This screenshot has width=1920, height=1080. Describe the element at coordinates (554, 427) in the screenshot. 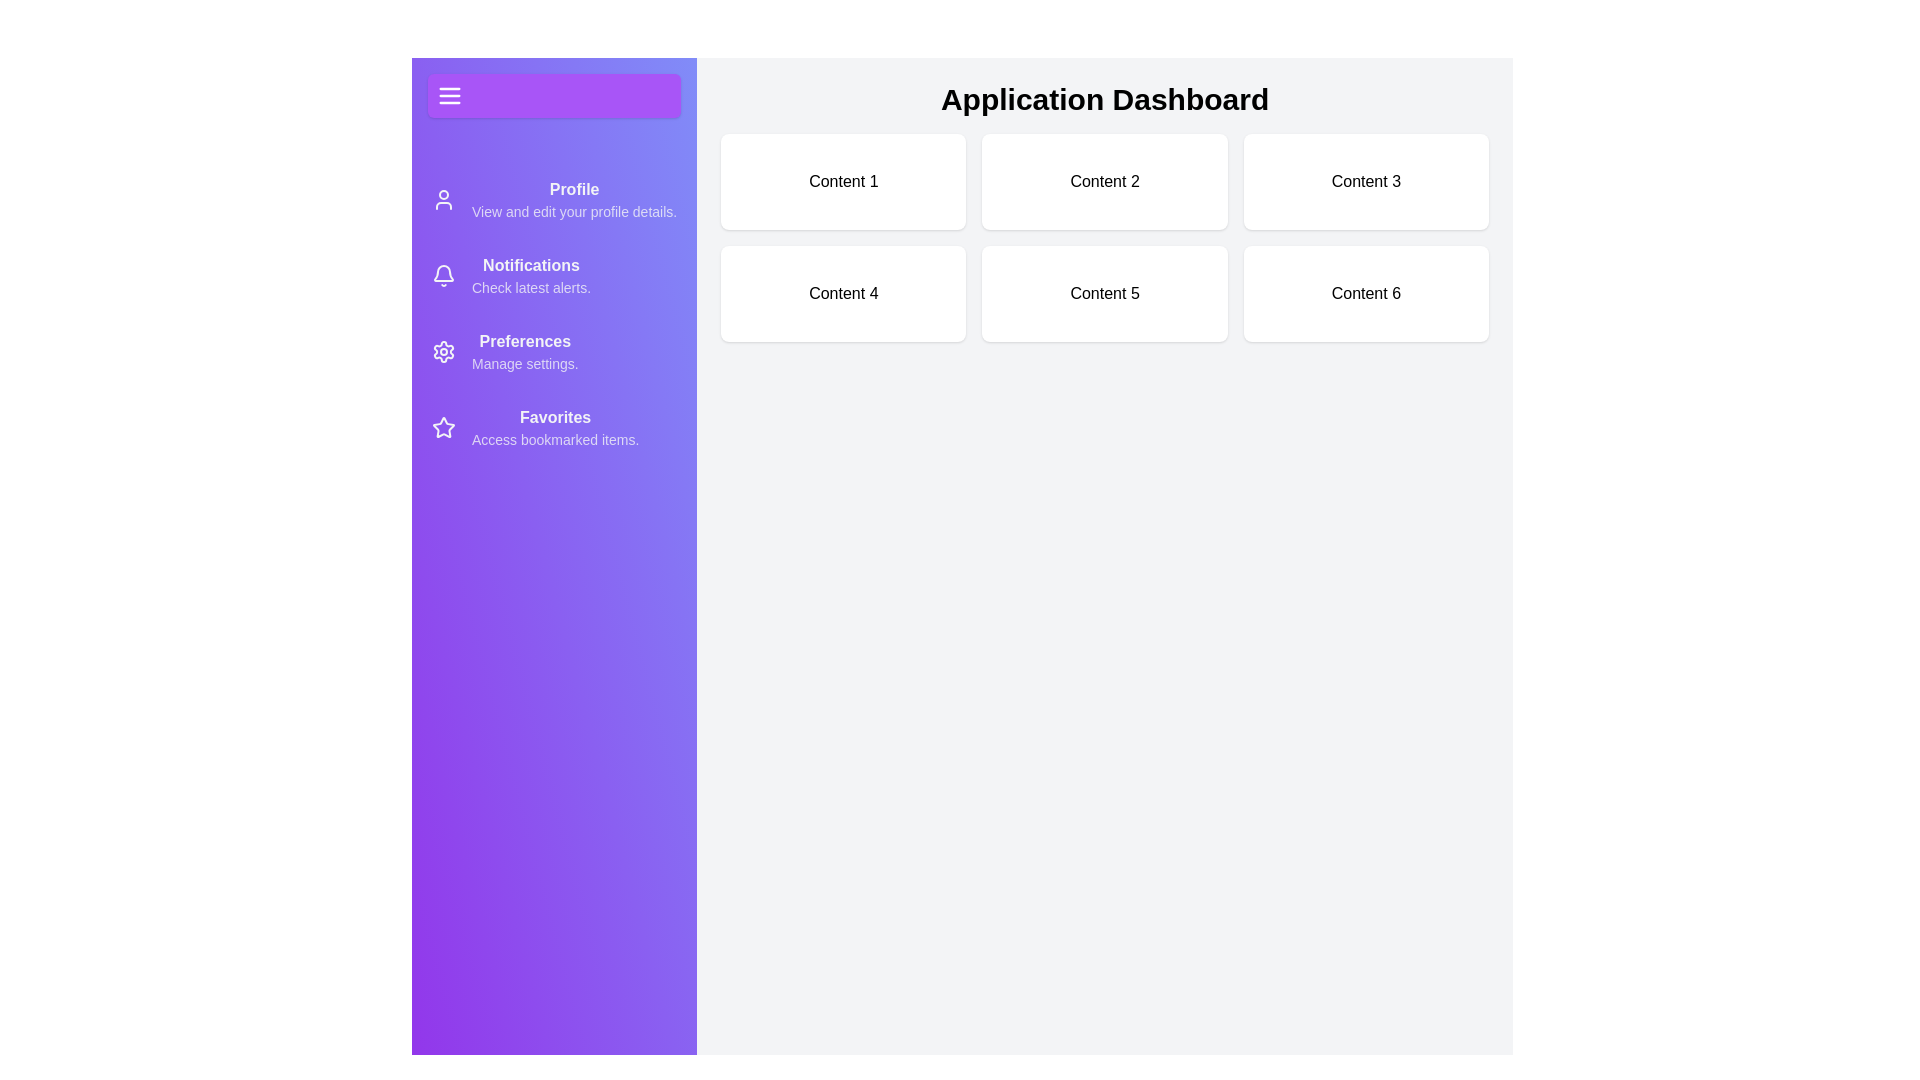

I see `the menu item Favorites to view its hover effect` at that location.